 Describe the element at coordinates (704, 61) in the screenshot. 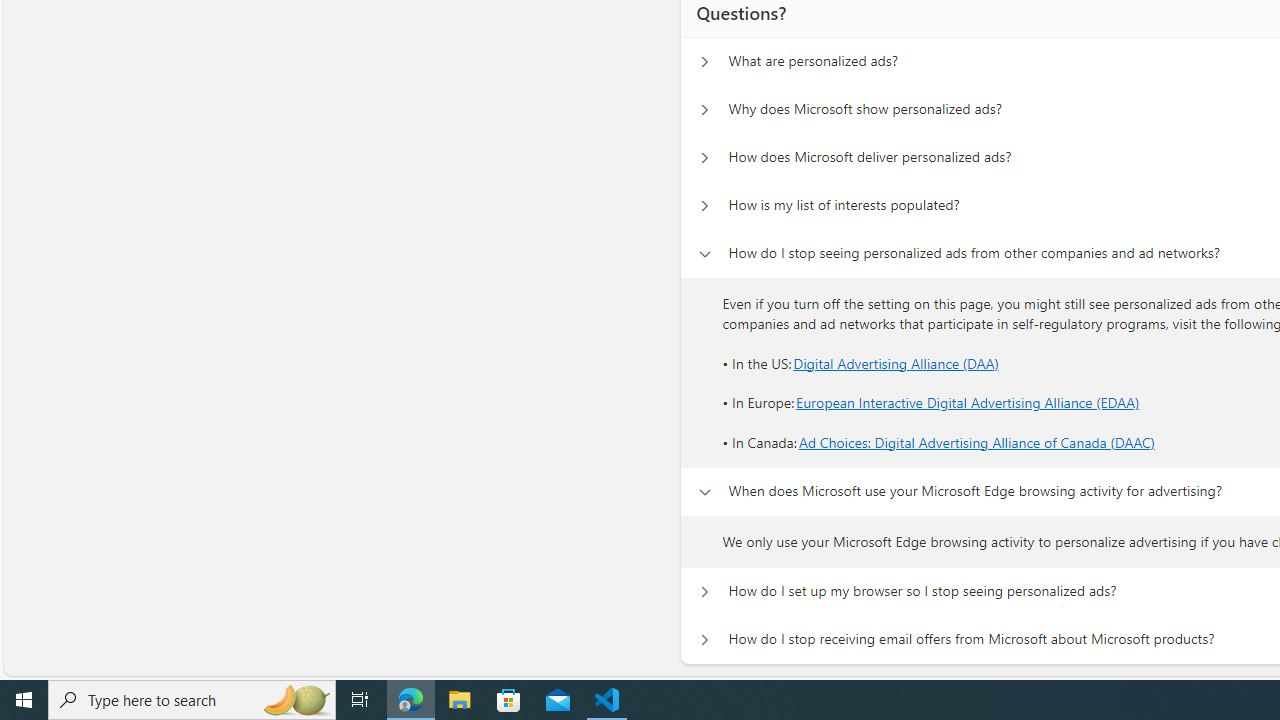

I see `'Questions? What are personalized ads?'` at that location.